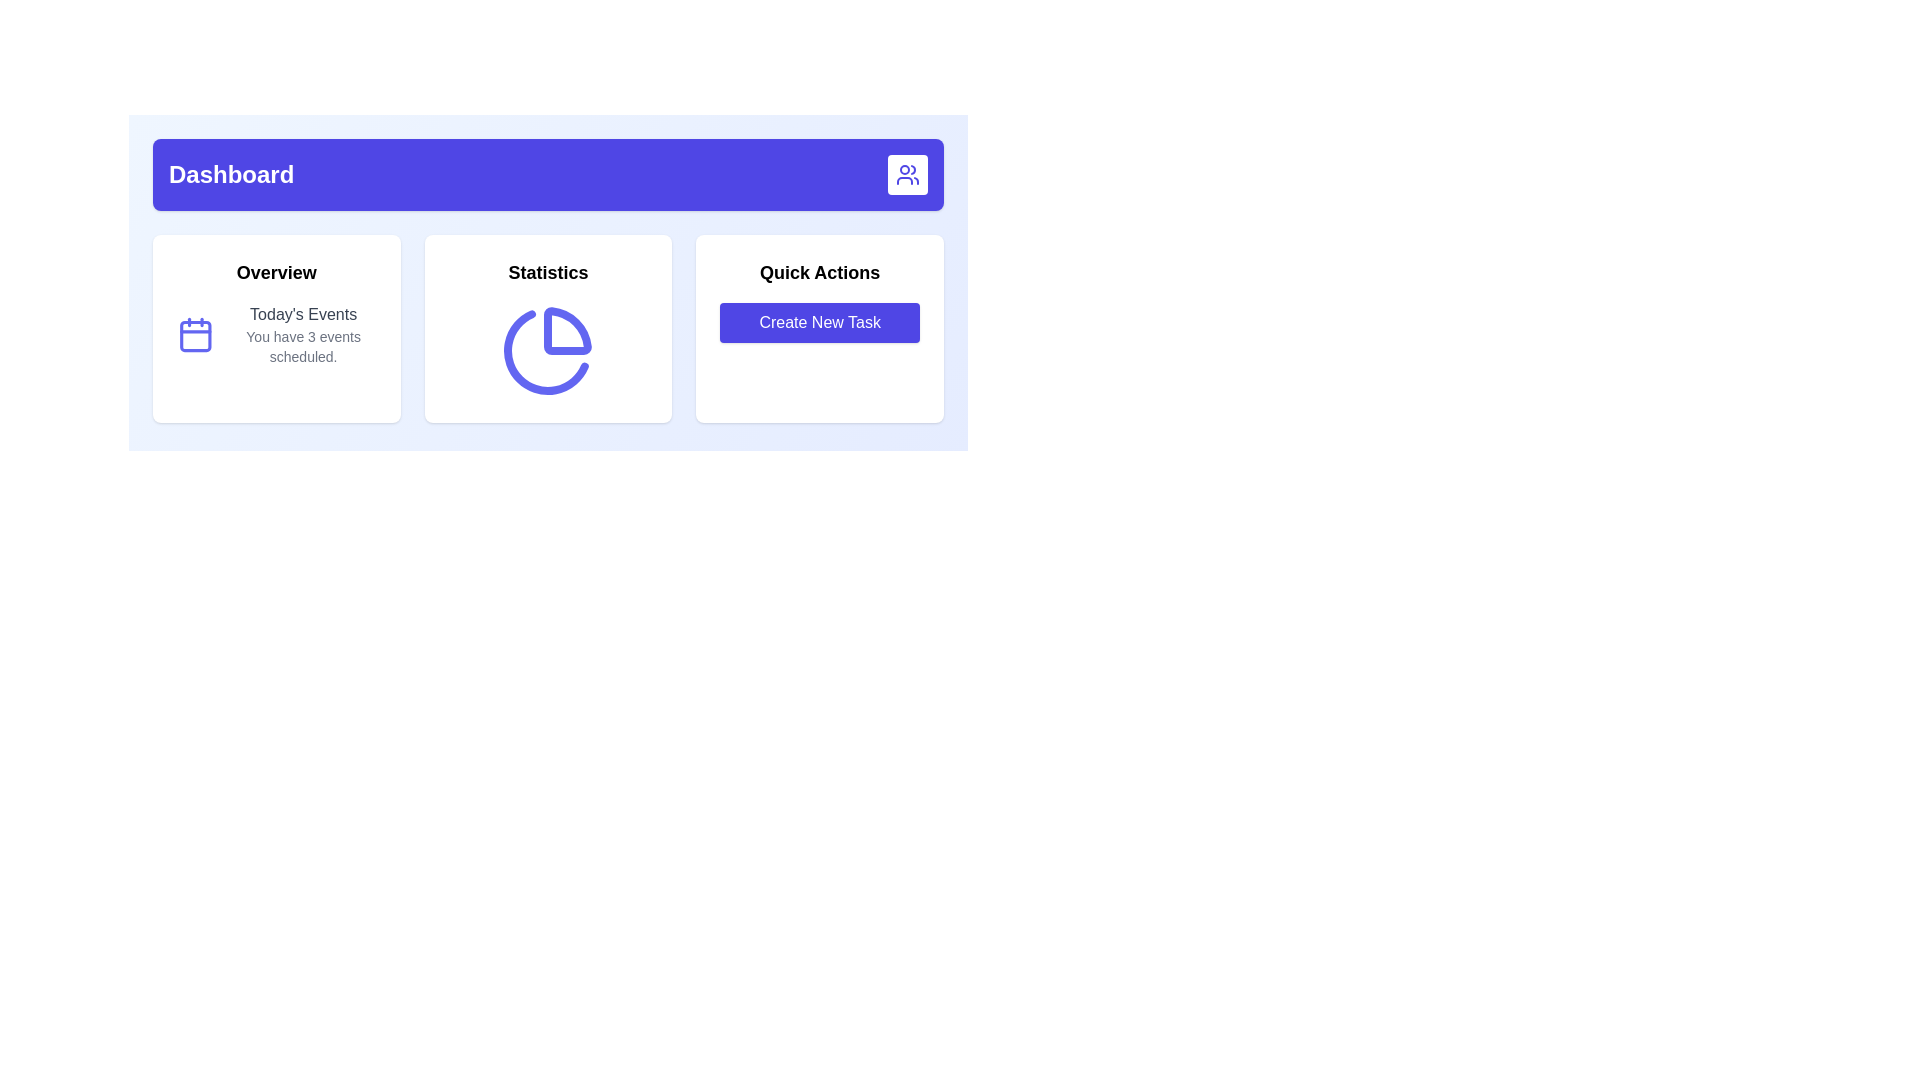 The image size is (1920, 1080). Describe the element at coordinates (820, 273) in the screenshot. I see `the 'Quick Actions' text label, which is a bold, large font header located at the top of a card-like section in the upper-right corner of the interface` at that location.